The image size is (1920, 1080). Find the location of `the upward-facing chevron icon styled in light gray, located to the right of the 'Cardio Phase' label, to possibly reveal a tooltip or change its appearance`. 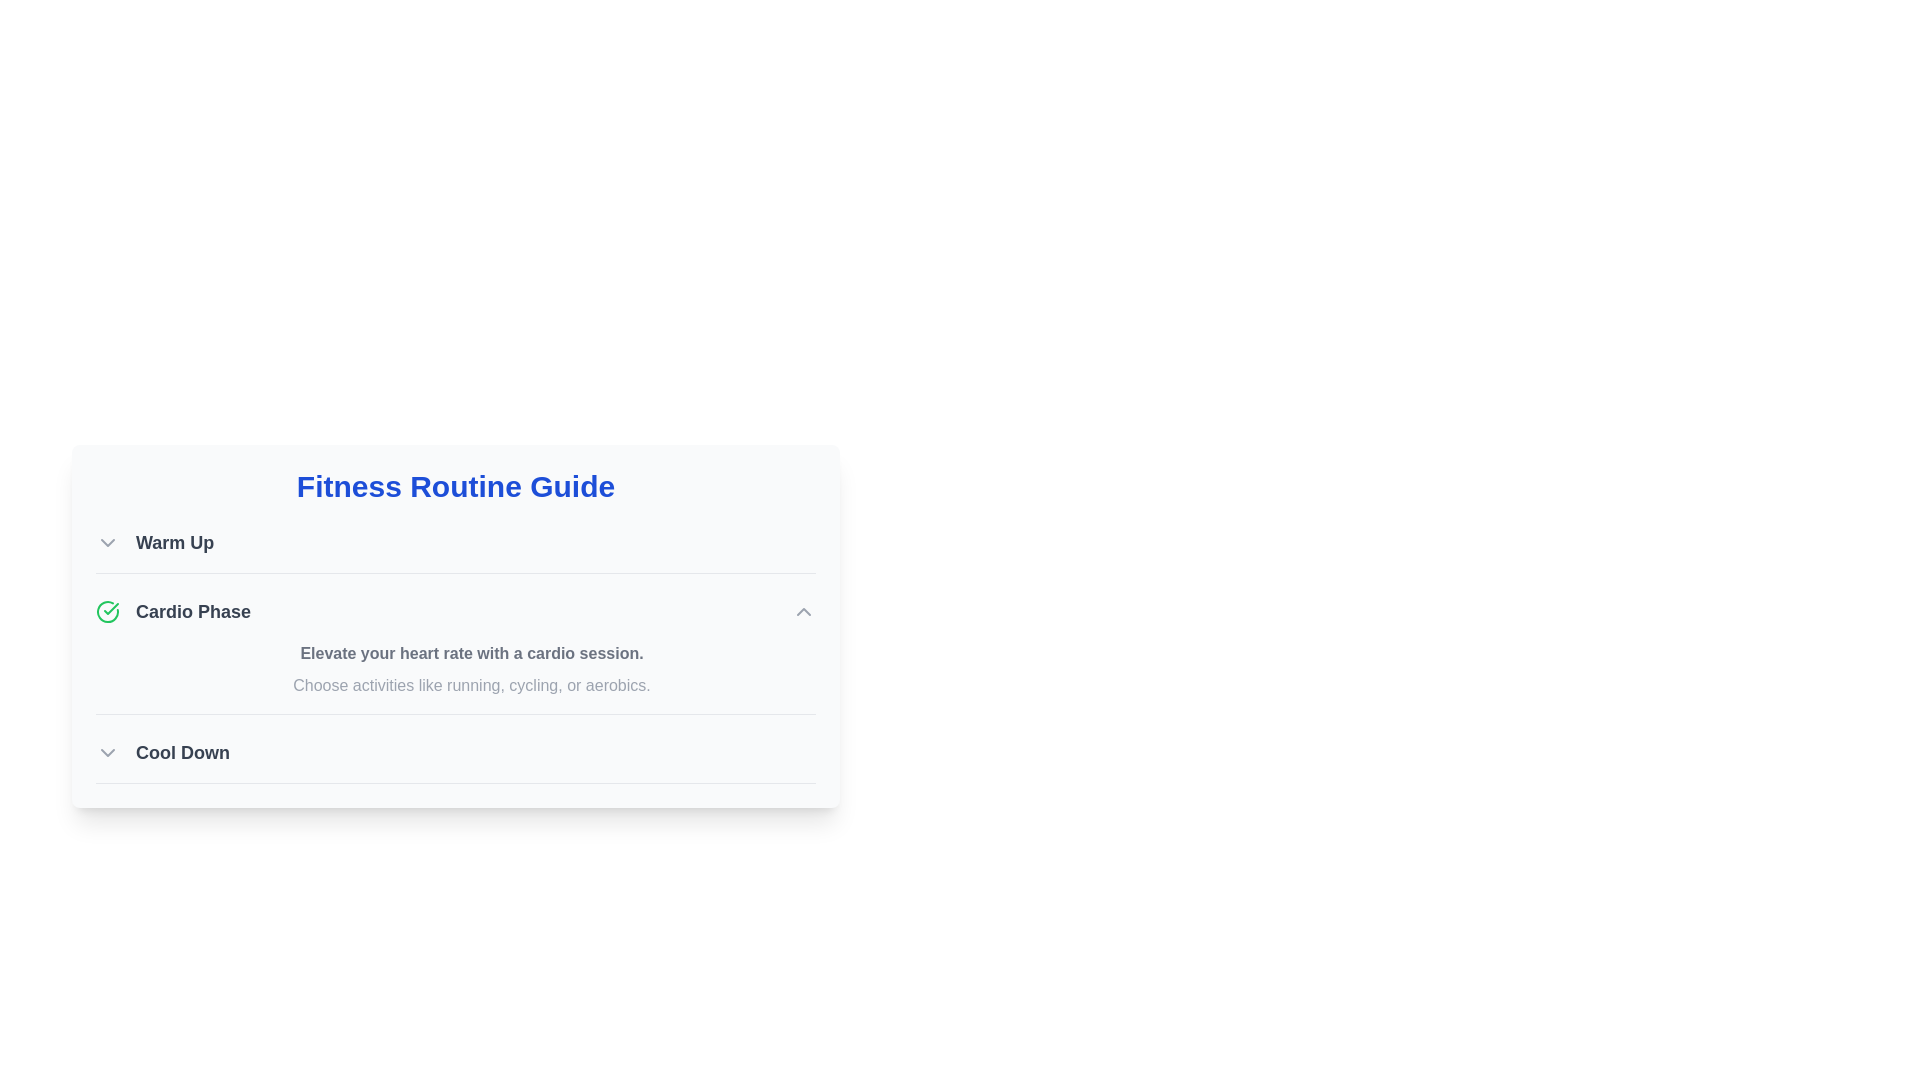

the upward-facing chevron icon styled in light gray, located to the right of the 'Cardio Phase' label, to possibly reveal a tooltip or change its appearance is located at coordinates (804, 611).